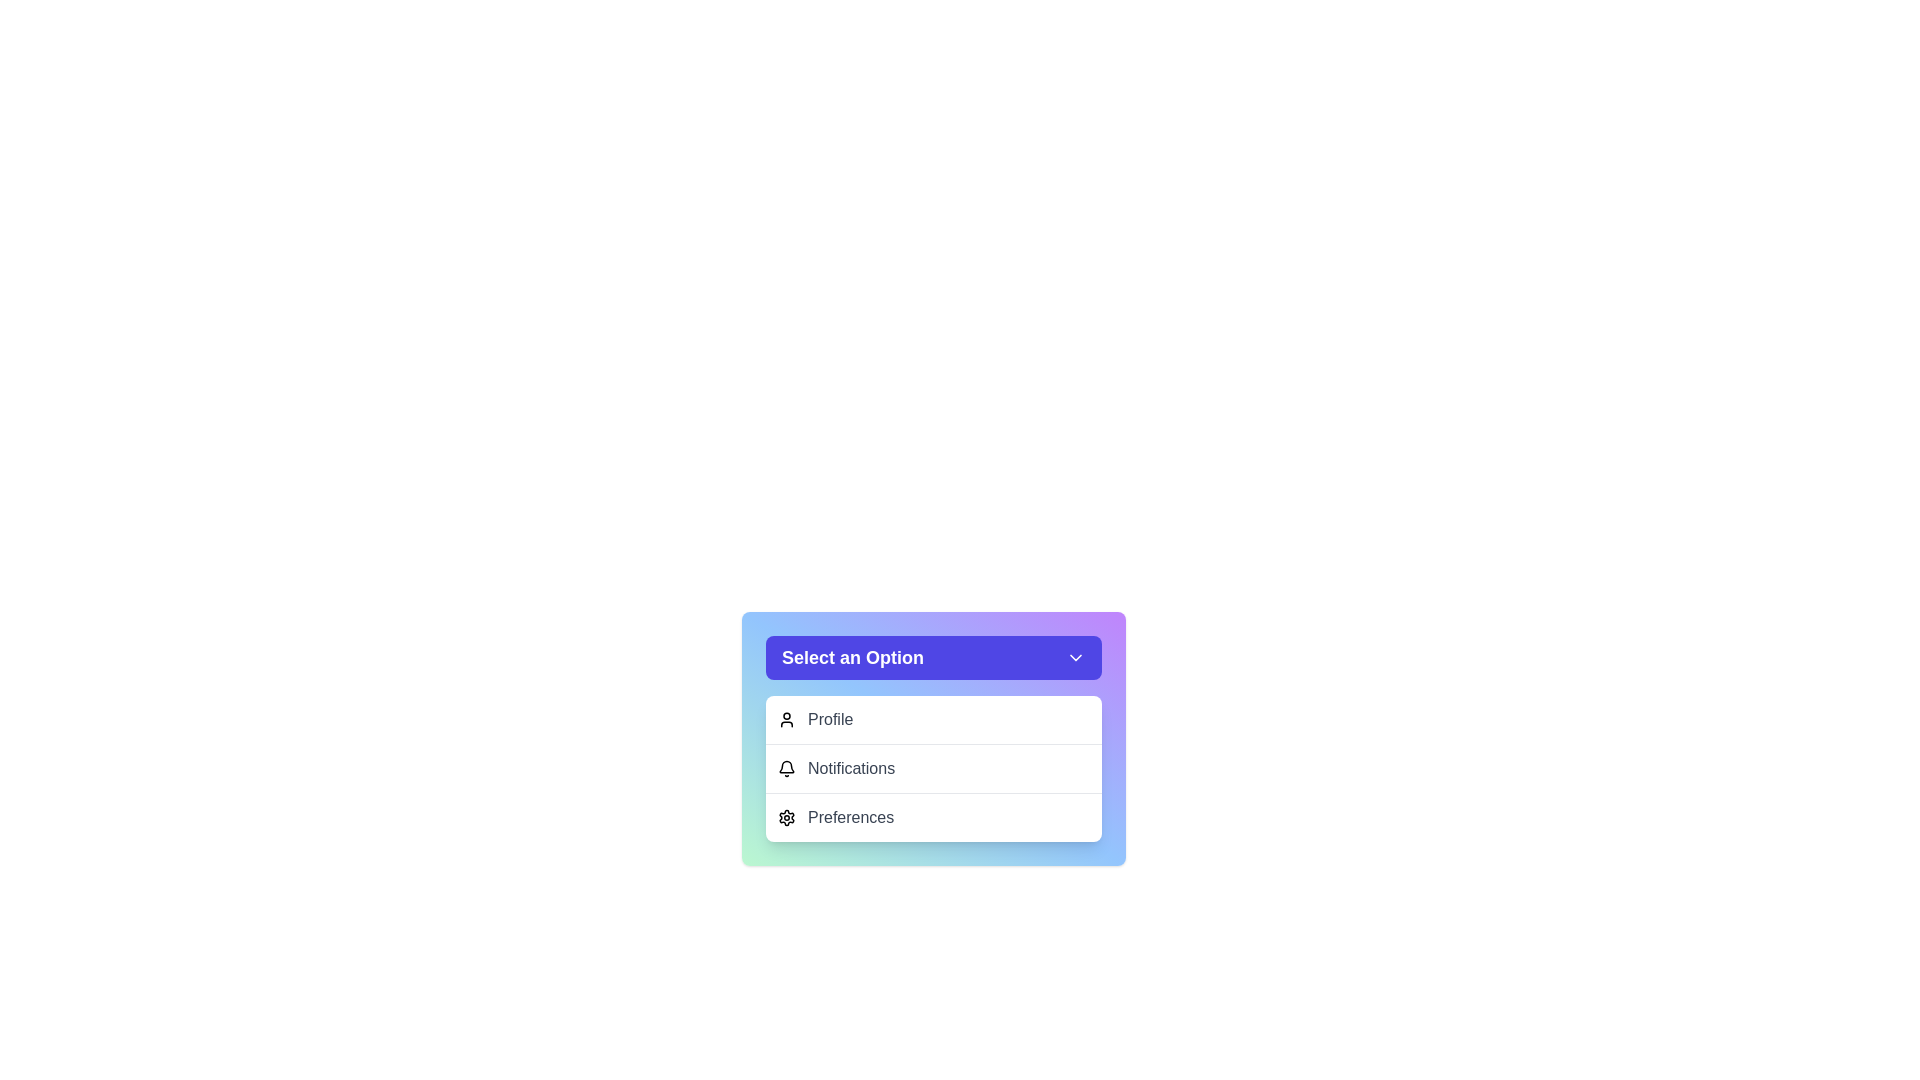 Image resolution: width=1920 pixels, height=1080 pixels. What do you see at coordinates (933, 817) in the screenshot?
I see `the menu option Preferences from the dropdown menu` at bounding box center [933, 817].